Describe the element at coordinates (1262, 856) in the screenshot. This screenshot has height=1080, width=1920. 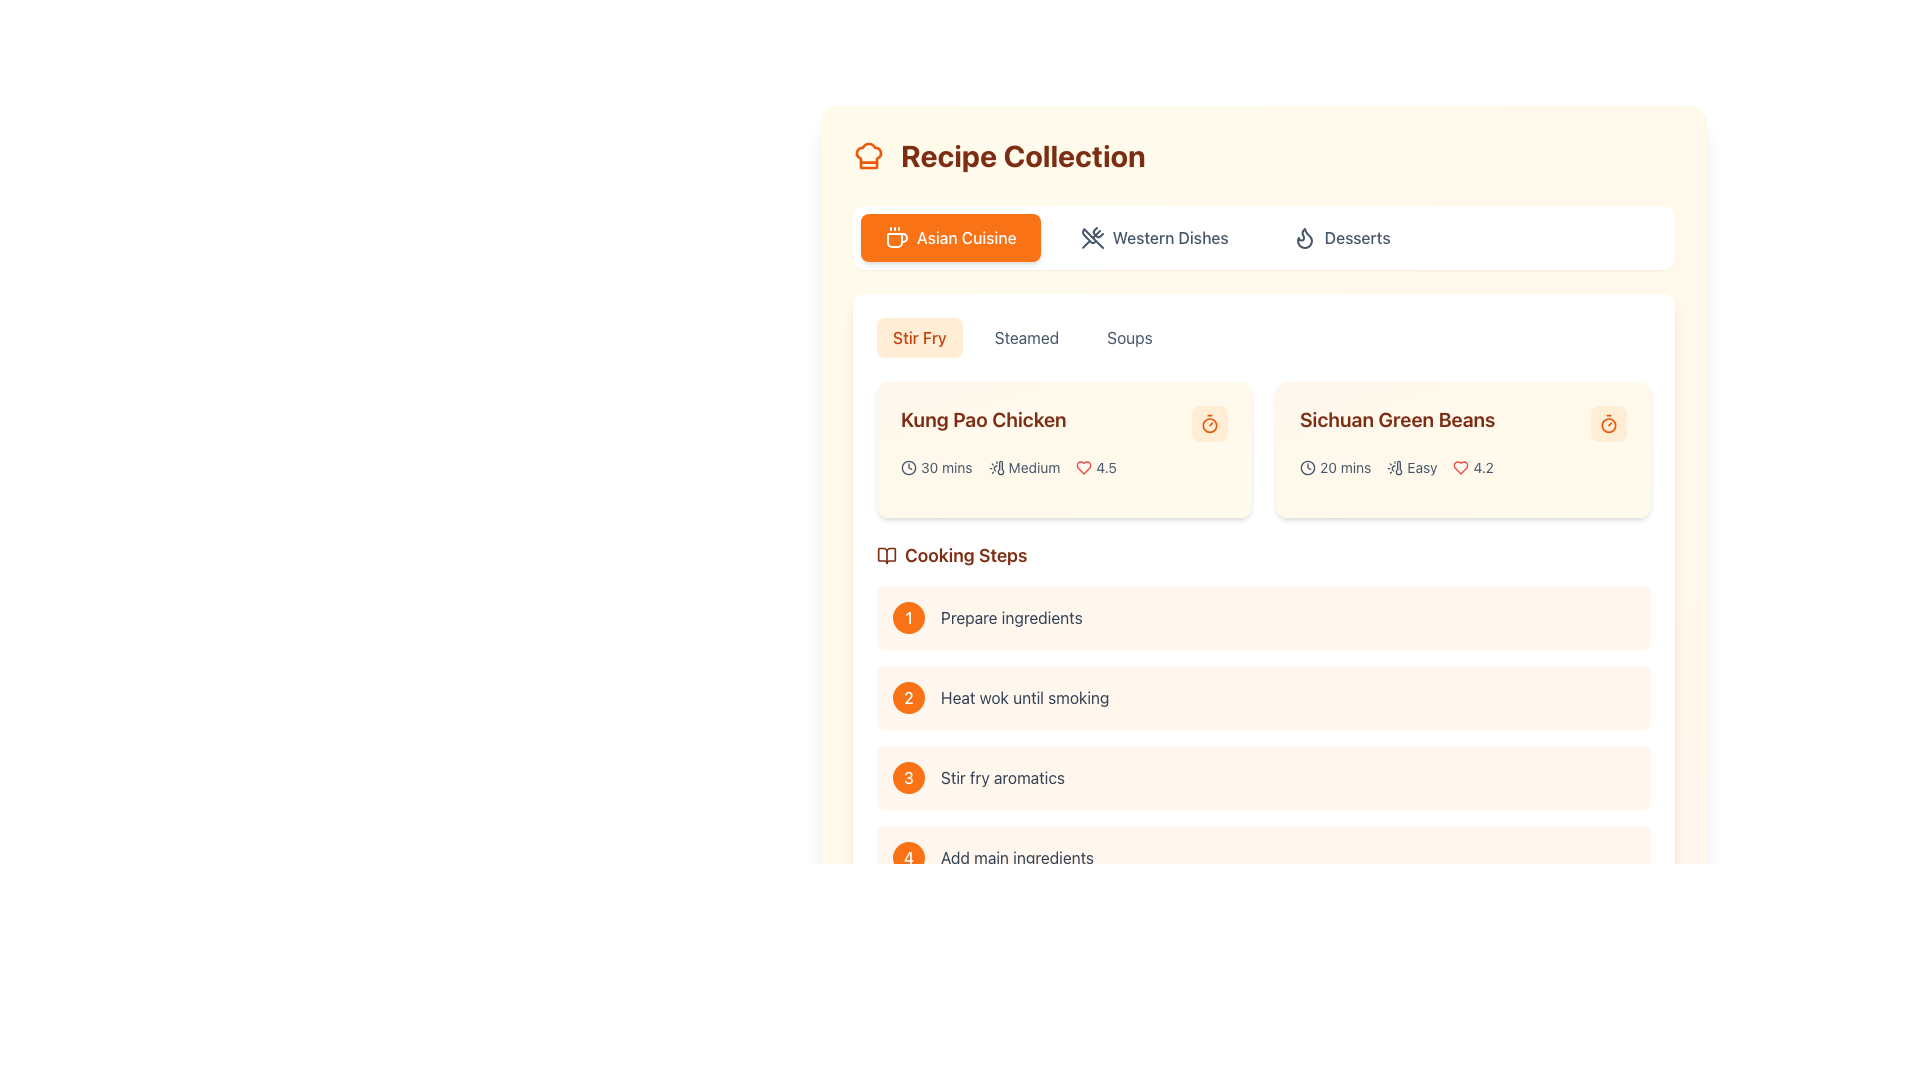
I see `the fourth step in the 'Cooking Steps' list, which is positioned below 'Stir fry aromatics' and above 'Season and serve'` at that location.